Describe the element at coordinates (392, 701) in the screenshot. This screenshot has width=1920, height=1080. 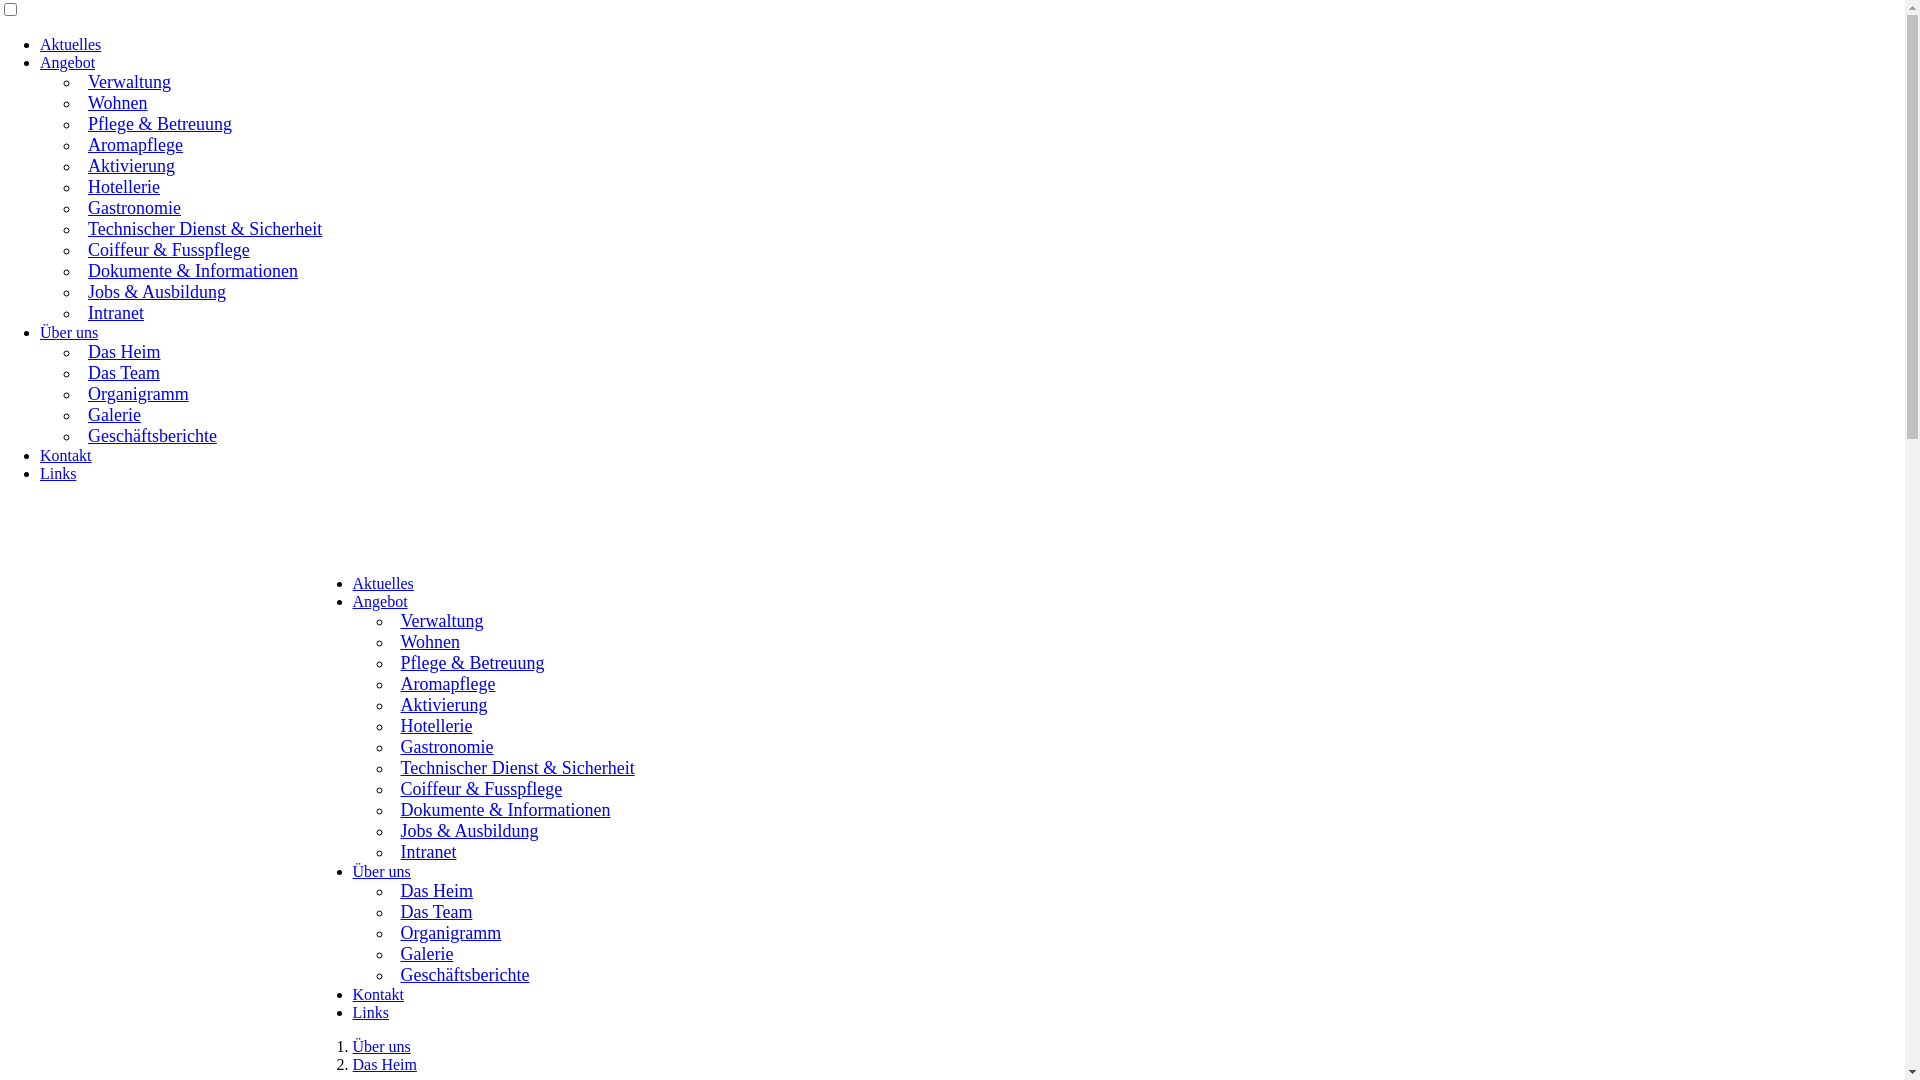
I see `'Aktivierung'` at that location.